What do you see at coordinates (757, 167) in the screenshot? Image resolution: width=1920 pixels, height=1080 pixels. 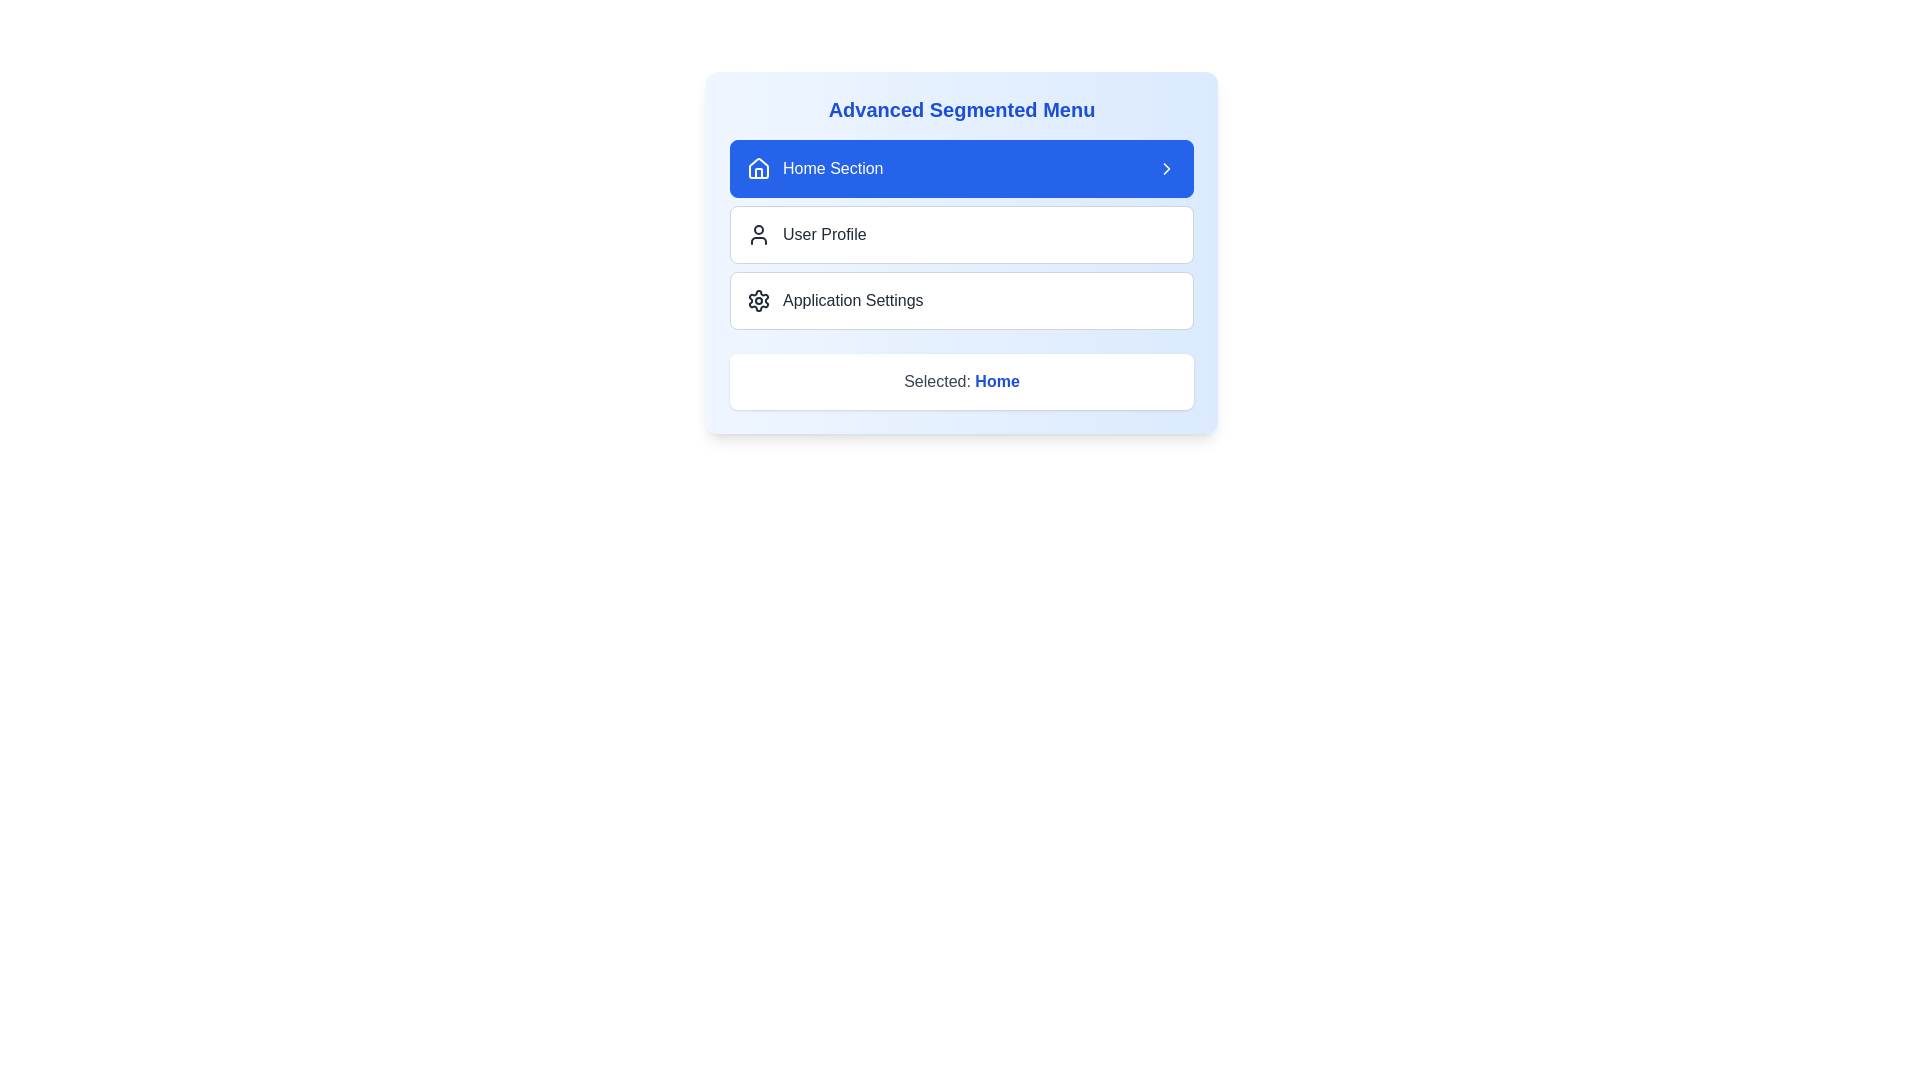 I see `the 'Home Section' button in the segmented menu by clicking on its graphic indicator located at the topmost position` at bounding box center [757, 167].